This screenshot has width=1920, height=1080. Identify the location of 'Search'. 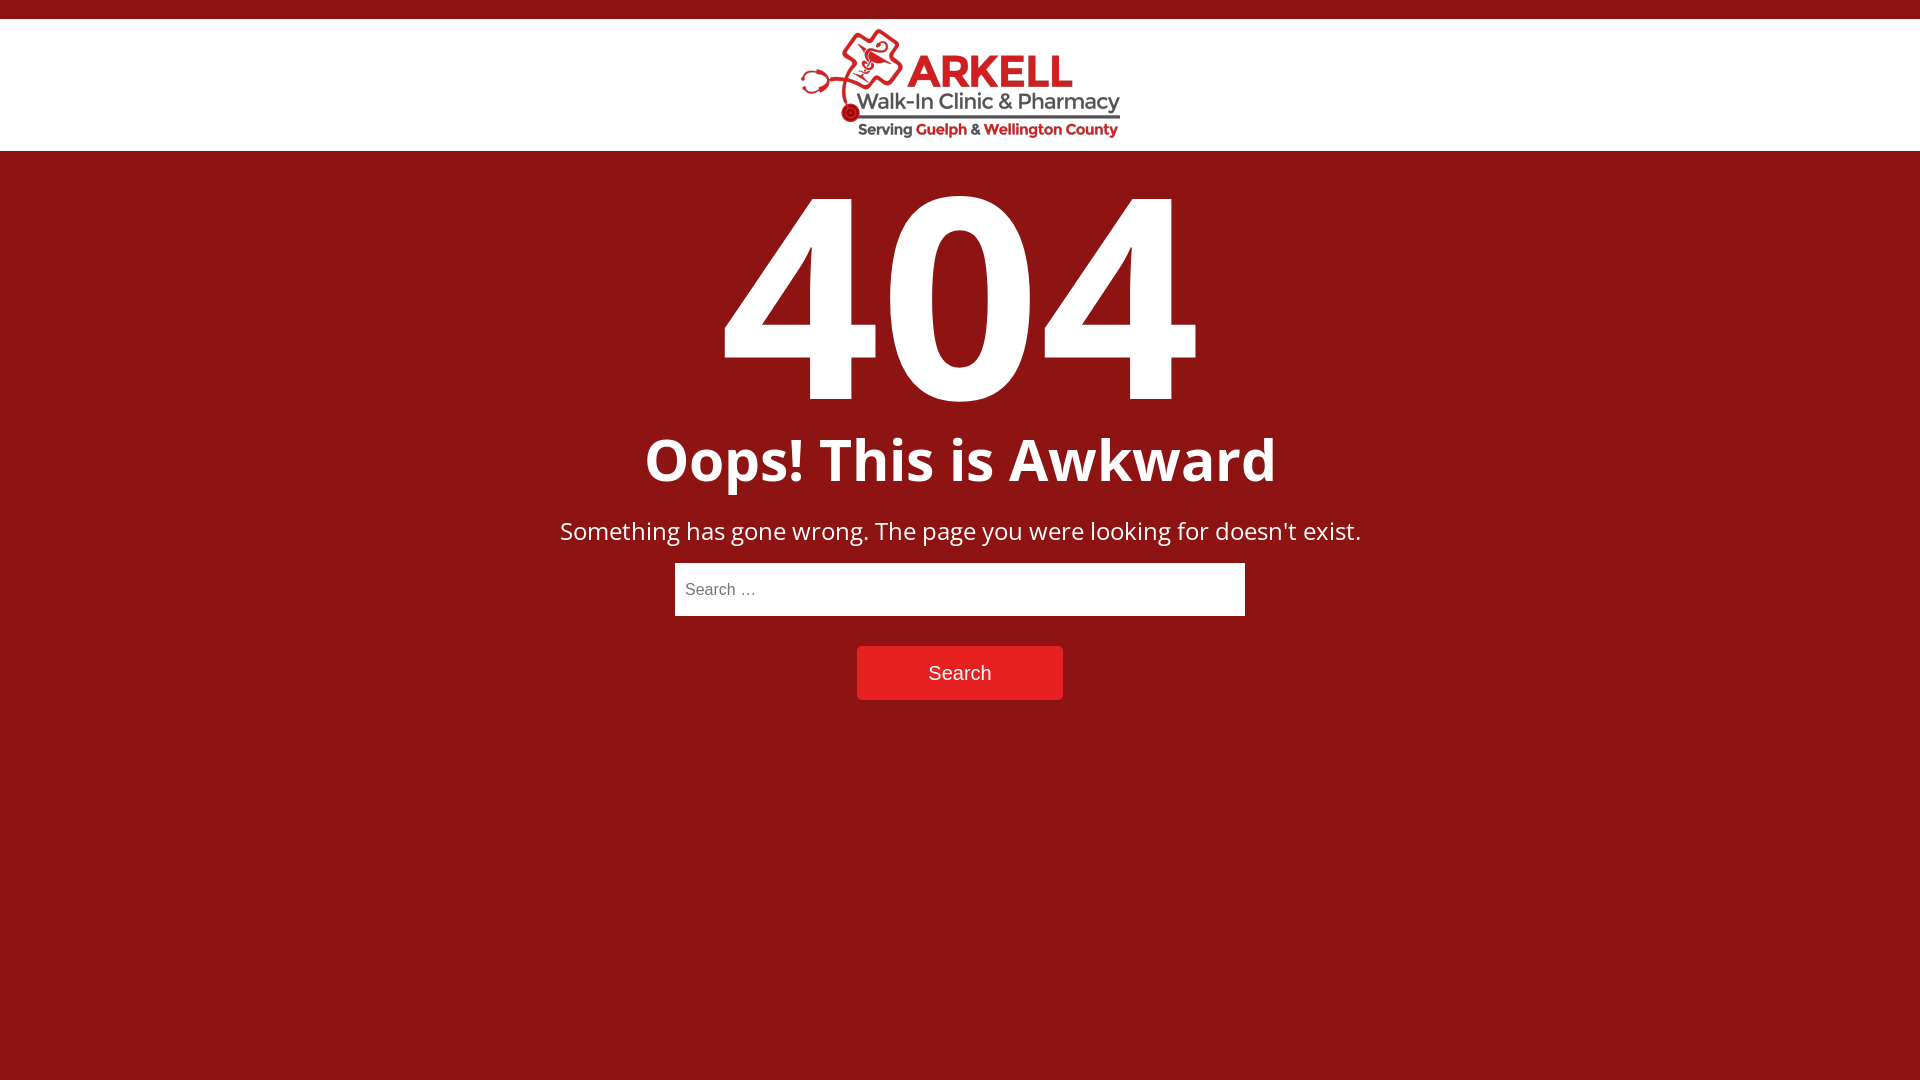
(960, 672).